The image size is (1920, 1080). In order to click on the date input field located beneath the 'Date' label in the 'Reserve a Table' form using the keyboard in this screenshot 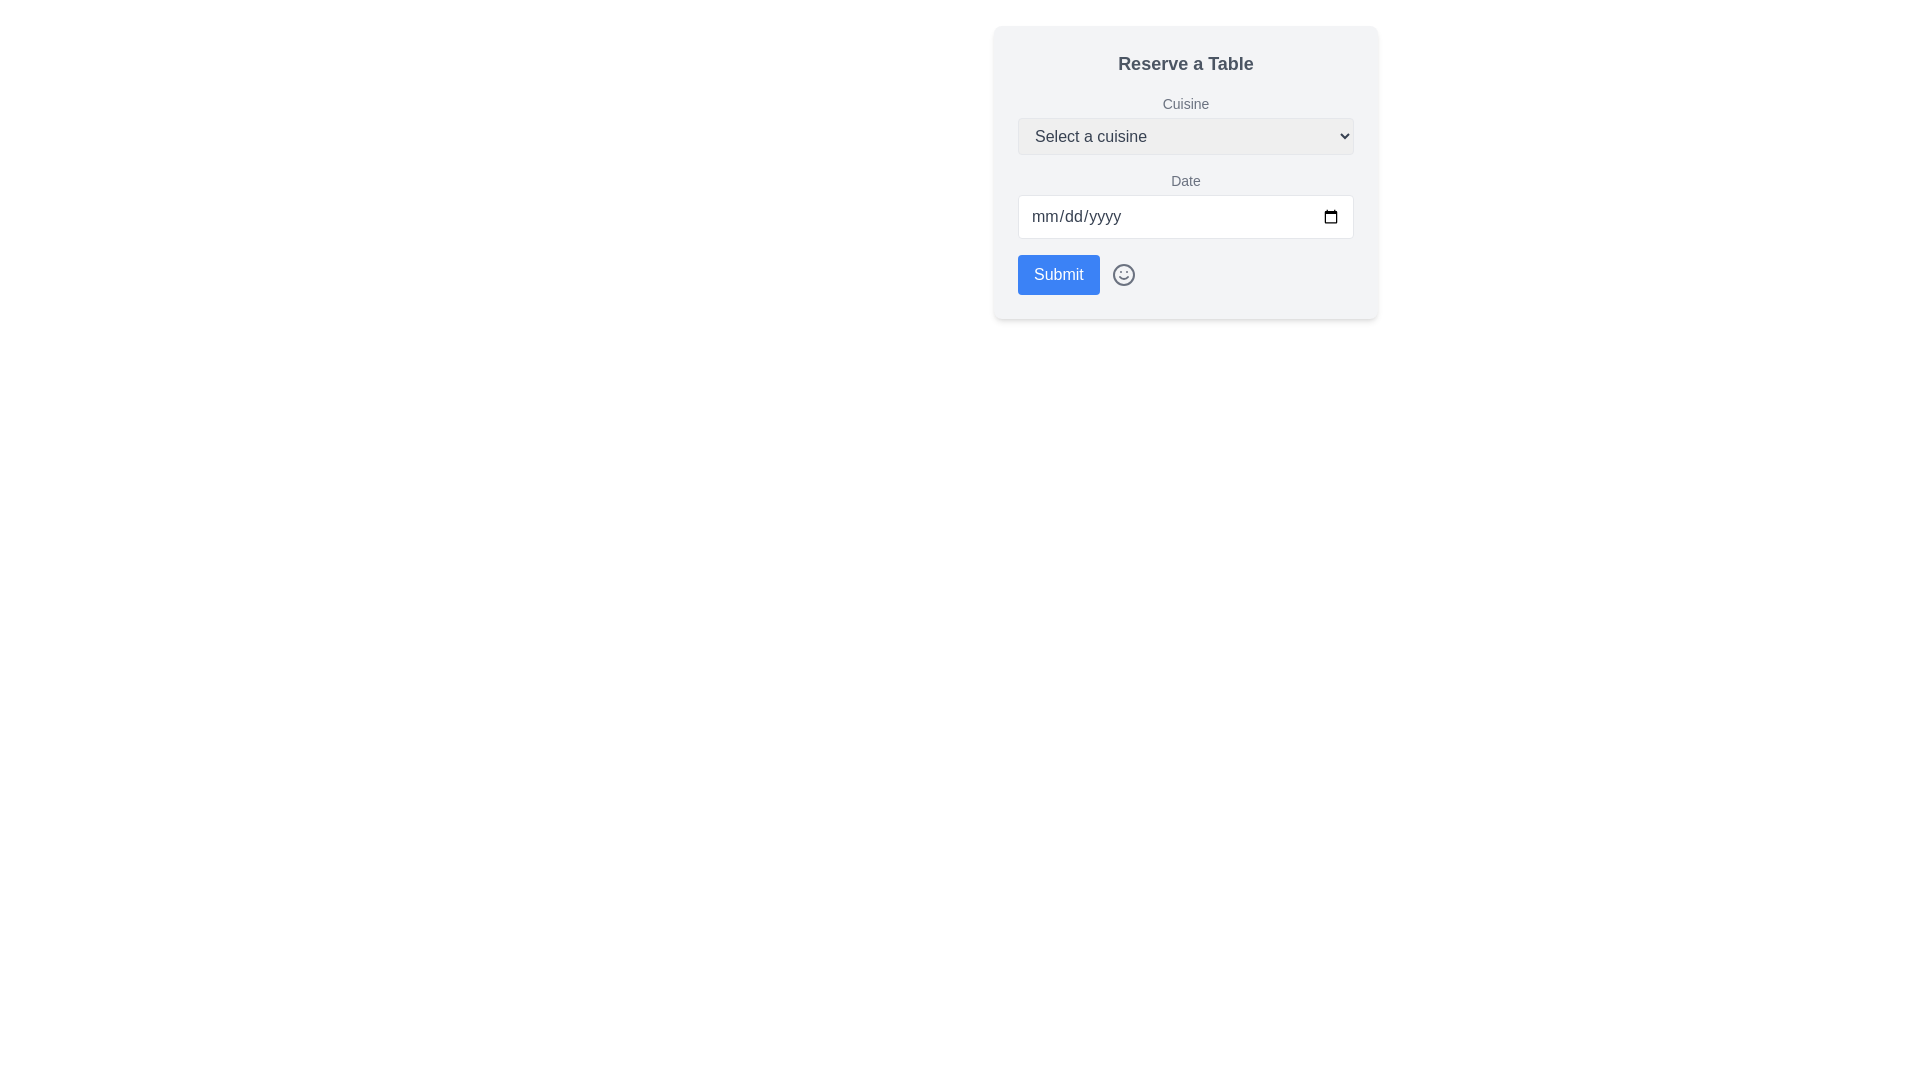, I will do `click(1185, 216)`.